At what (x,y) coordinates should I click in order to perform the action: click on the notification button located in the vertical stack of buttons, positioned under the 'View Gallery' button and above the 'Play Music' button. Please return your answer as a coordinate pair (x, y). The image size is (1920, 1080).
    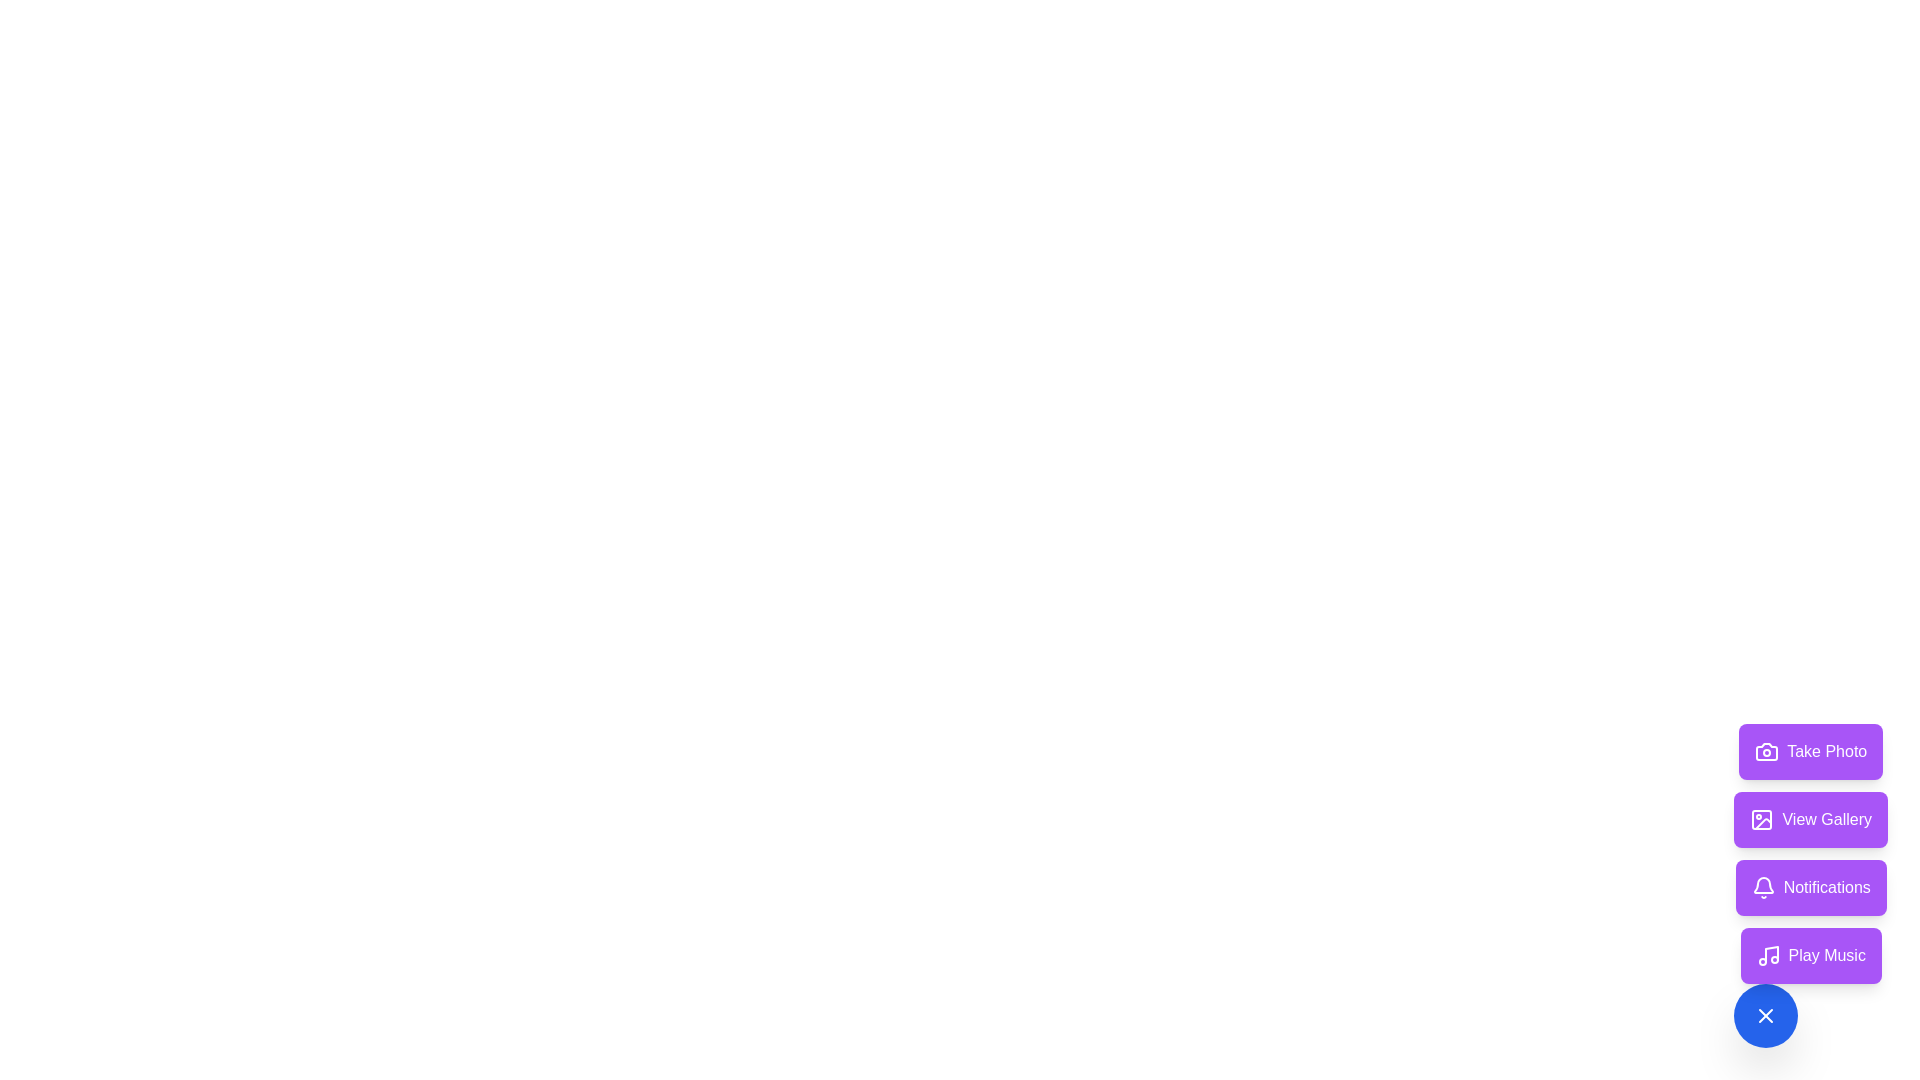
    Looking at the image, I should click on (1811, 886).